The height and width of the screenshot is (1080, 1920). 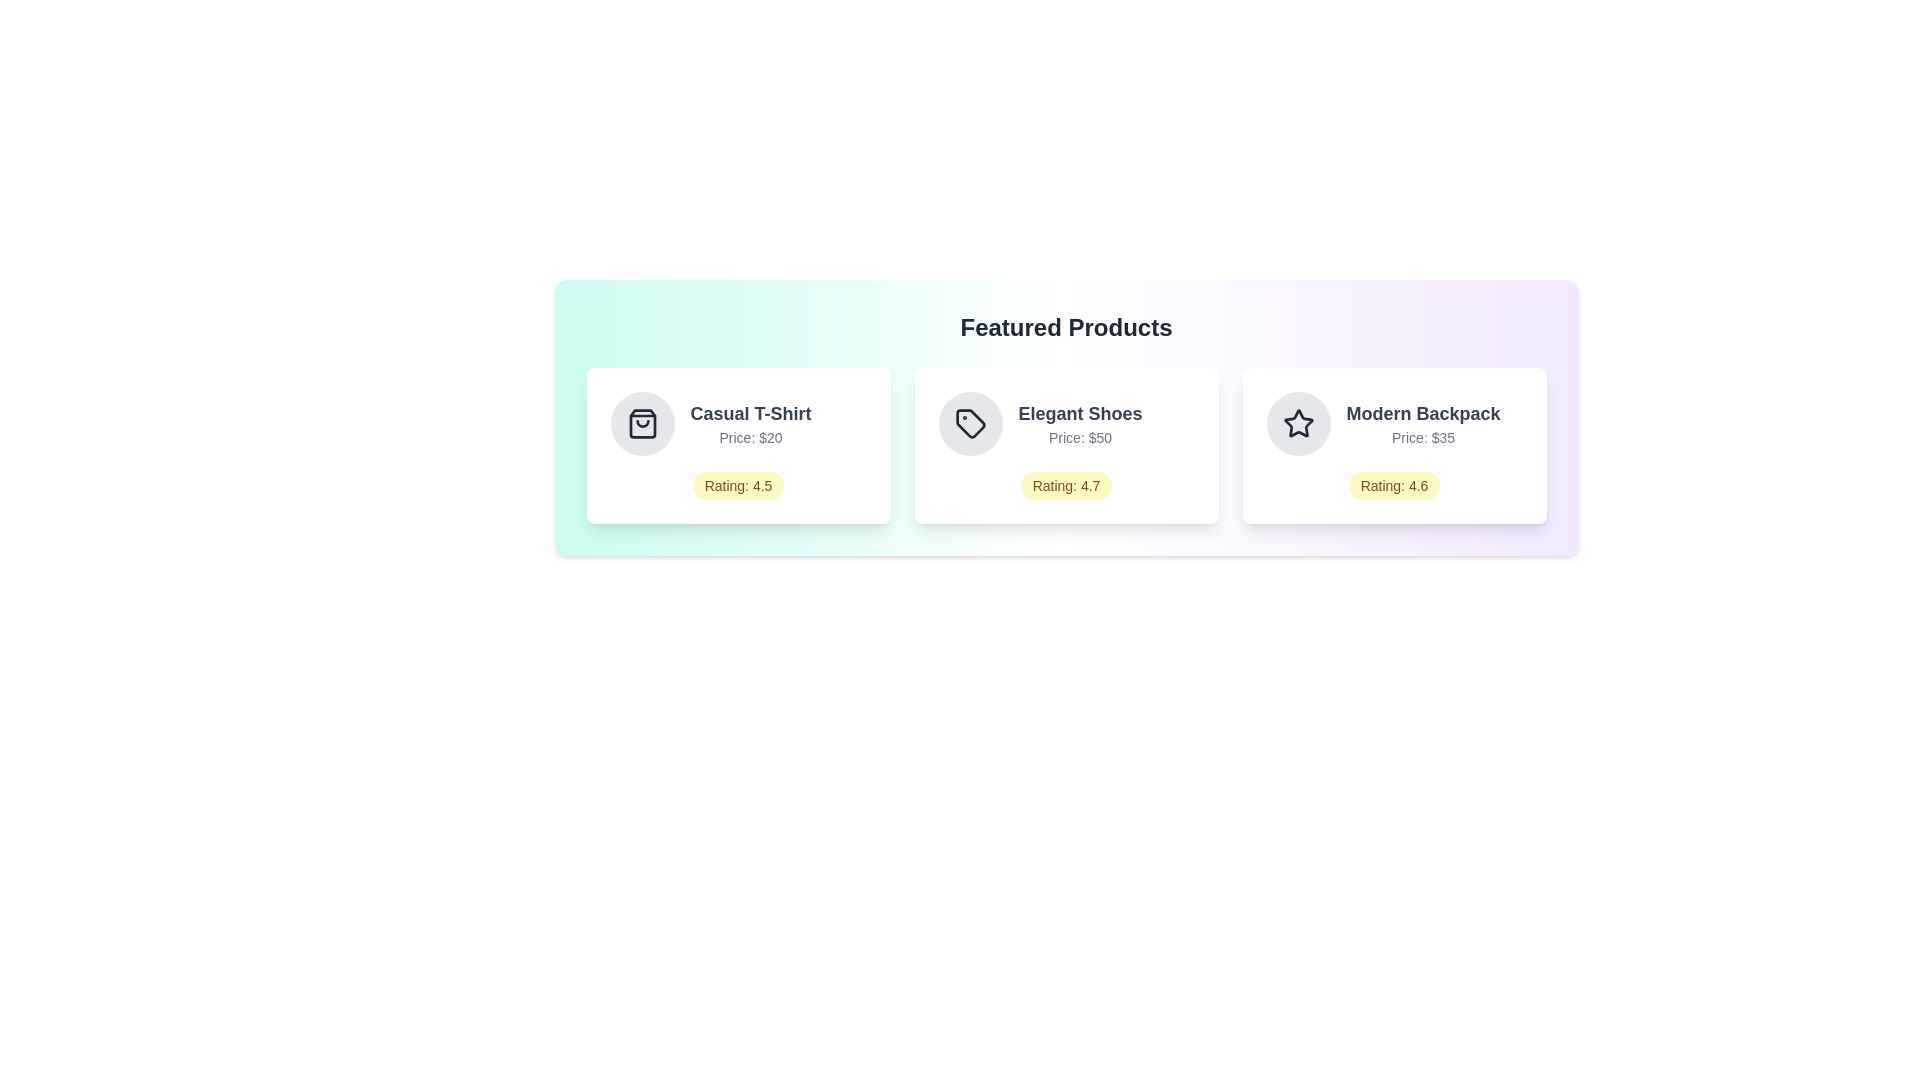 I want to click on the icon of the product named Casual T-Shirt, so click(x=642, y=423).